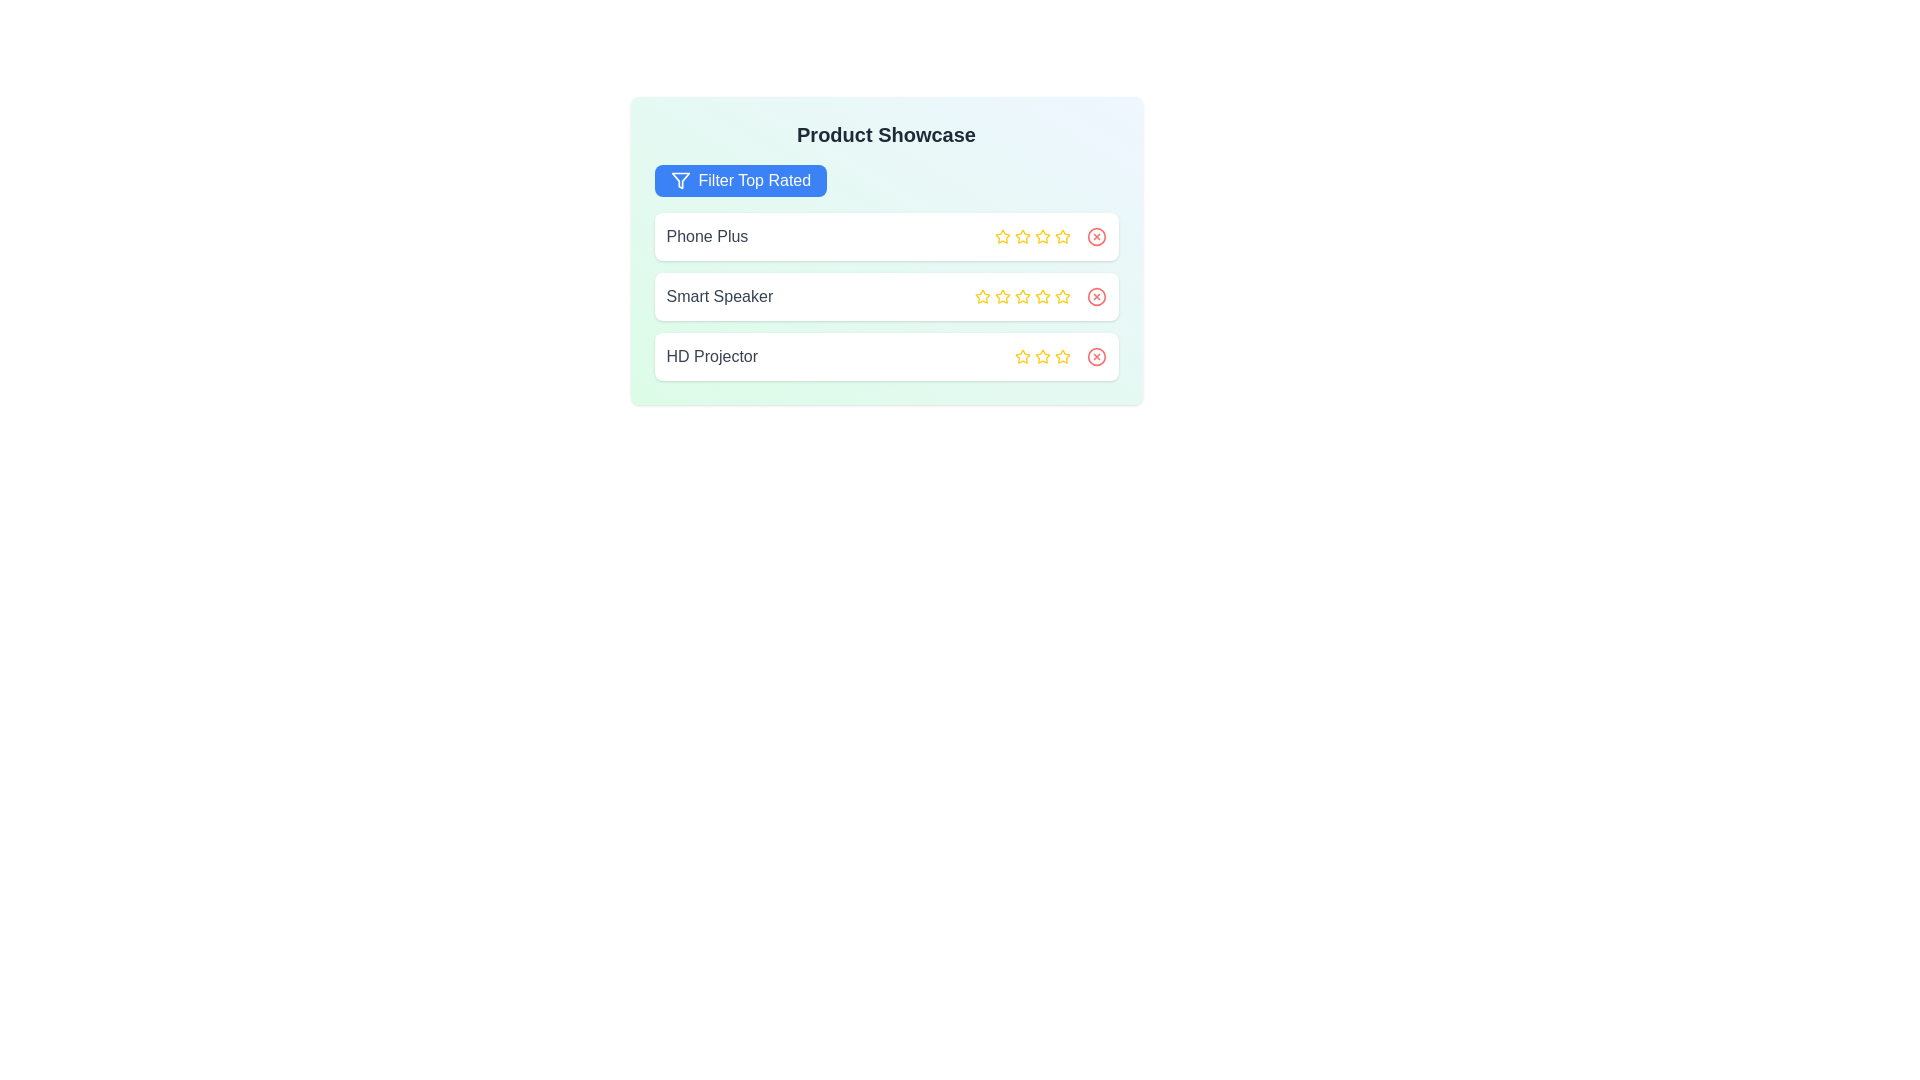 The height and width of the screenshot is (1080, 1920). I want to click on close icon next to the product HD Projector to remove it, so click(1095, 356).